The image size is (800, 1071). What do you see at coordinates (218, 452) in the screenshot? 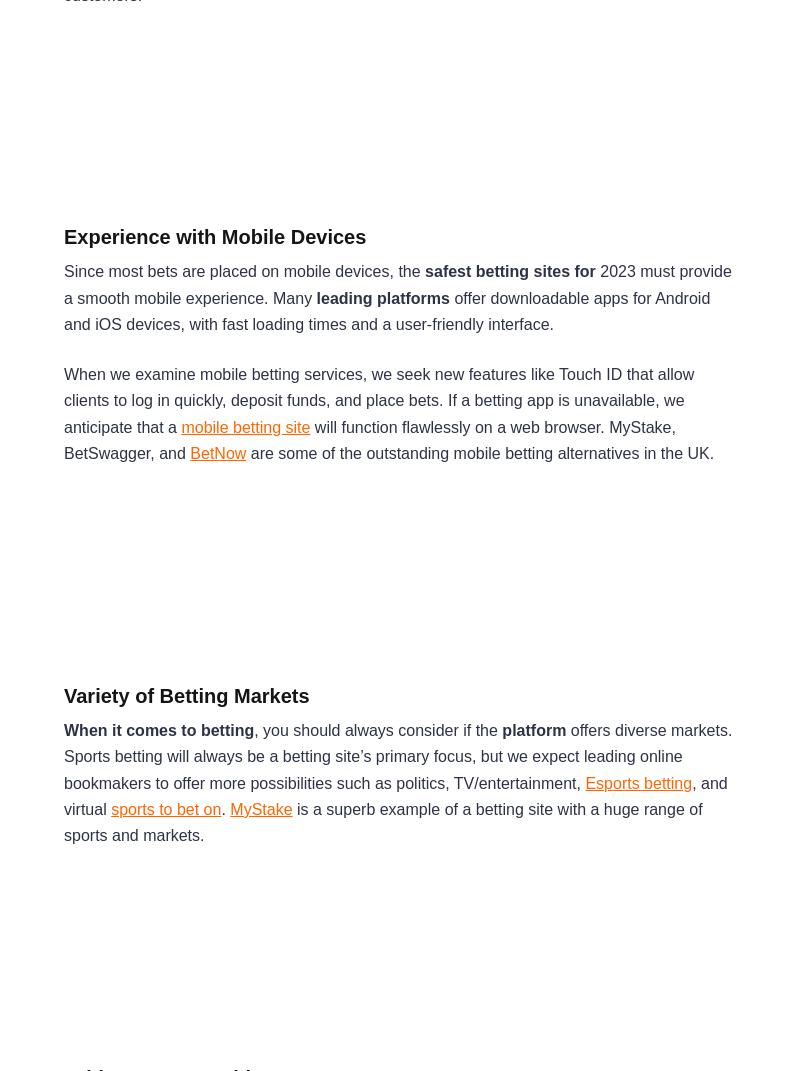
I see `'BetNow'` at bounding box center [218, 452].